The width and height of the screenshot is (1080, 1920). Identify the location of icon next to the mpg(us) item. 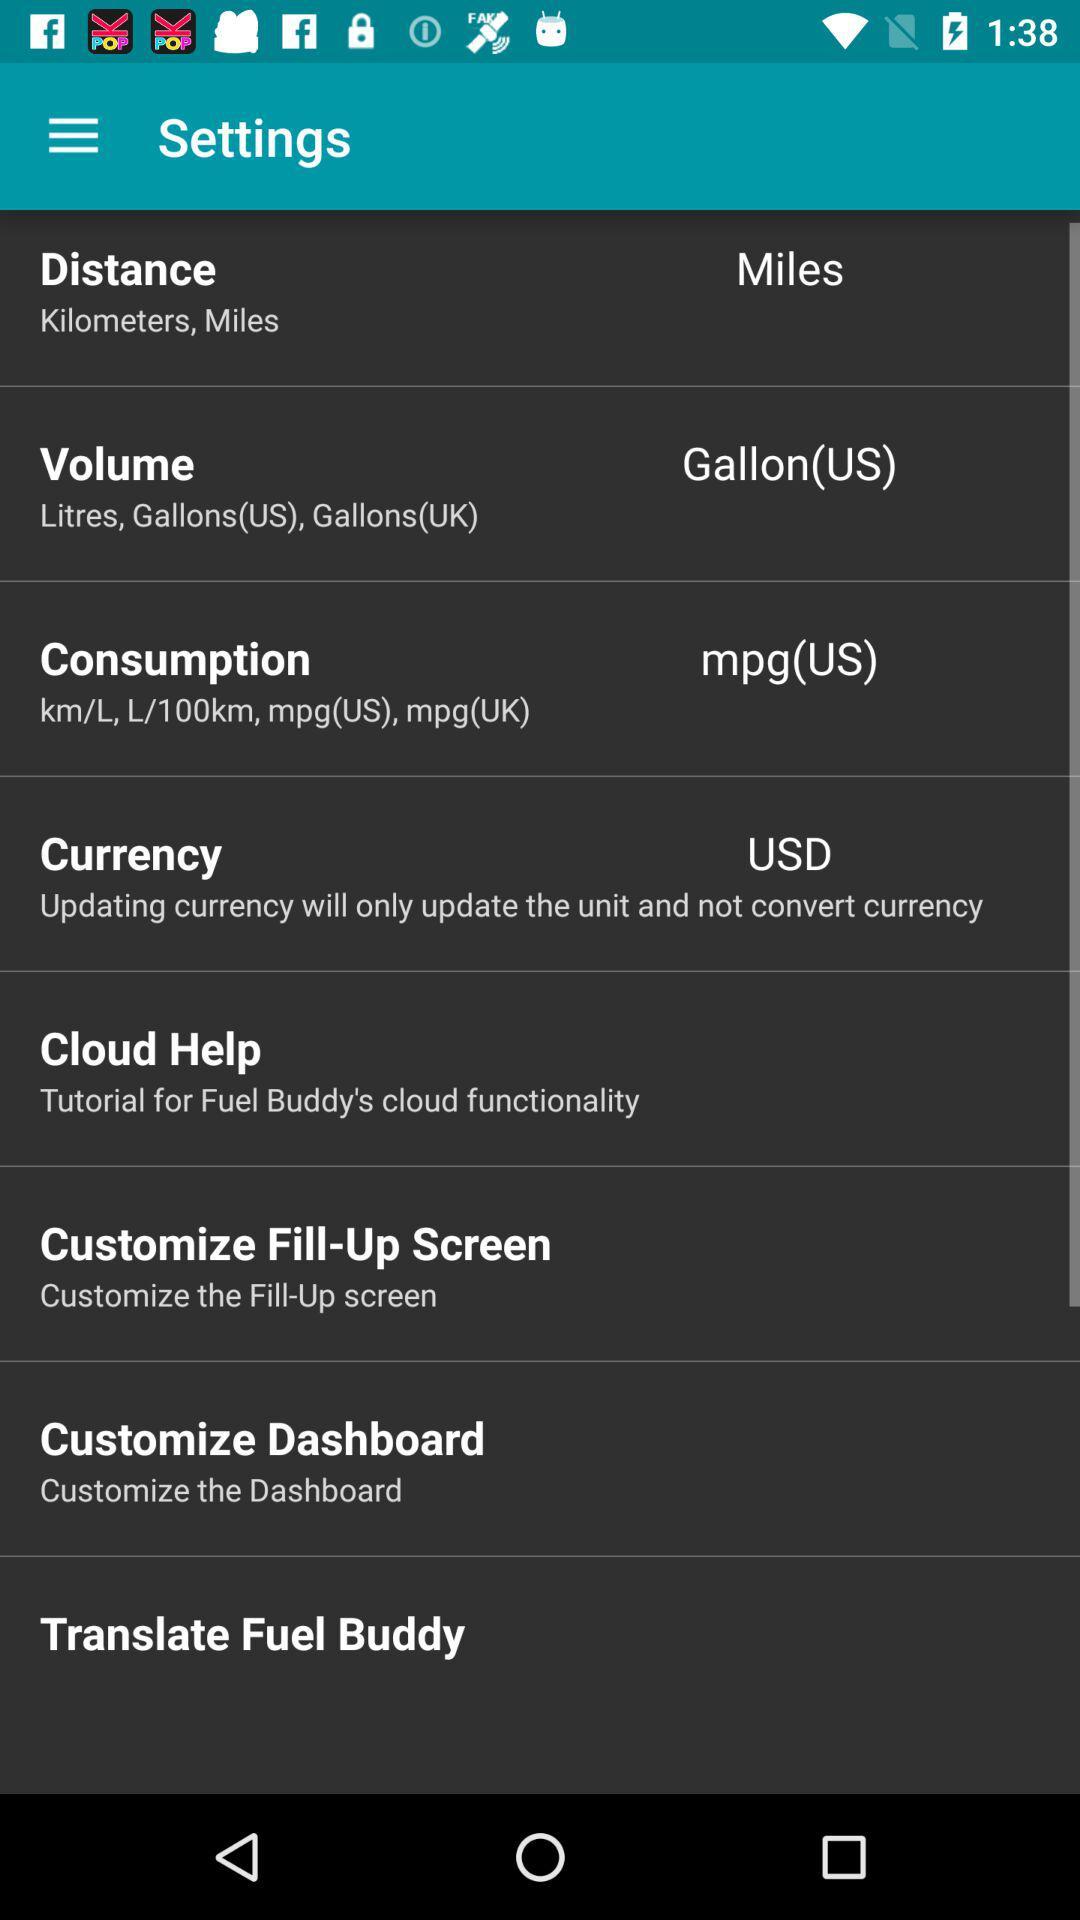
(289, 657).